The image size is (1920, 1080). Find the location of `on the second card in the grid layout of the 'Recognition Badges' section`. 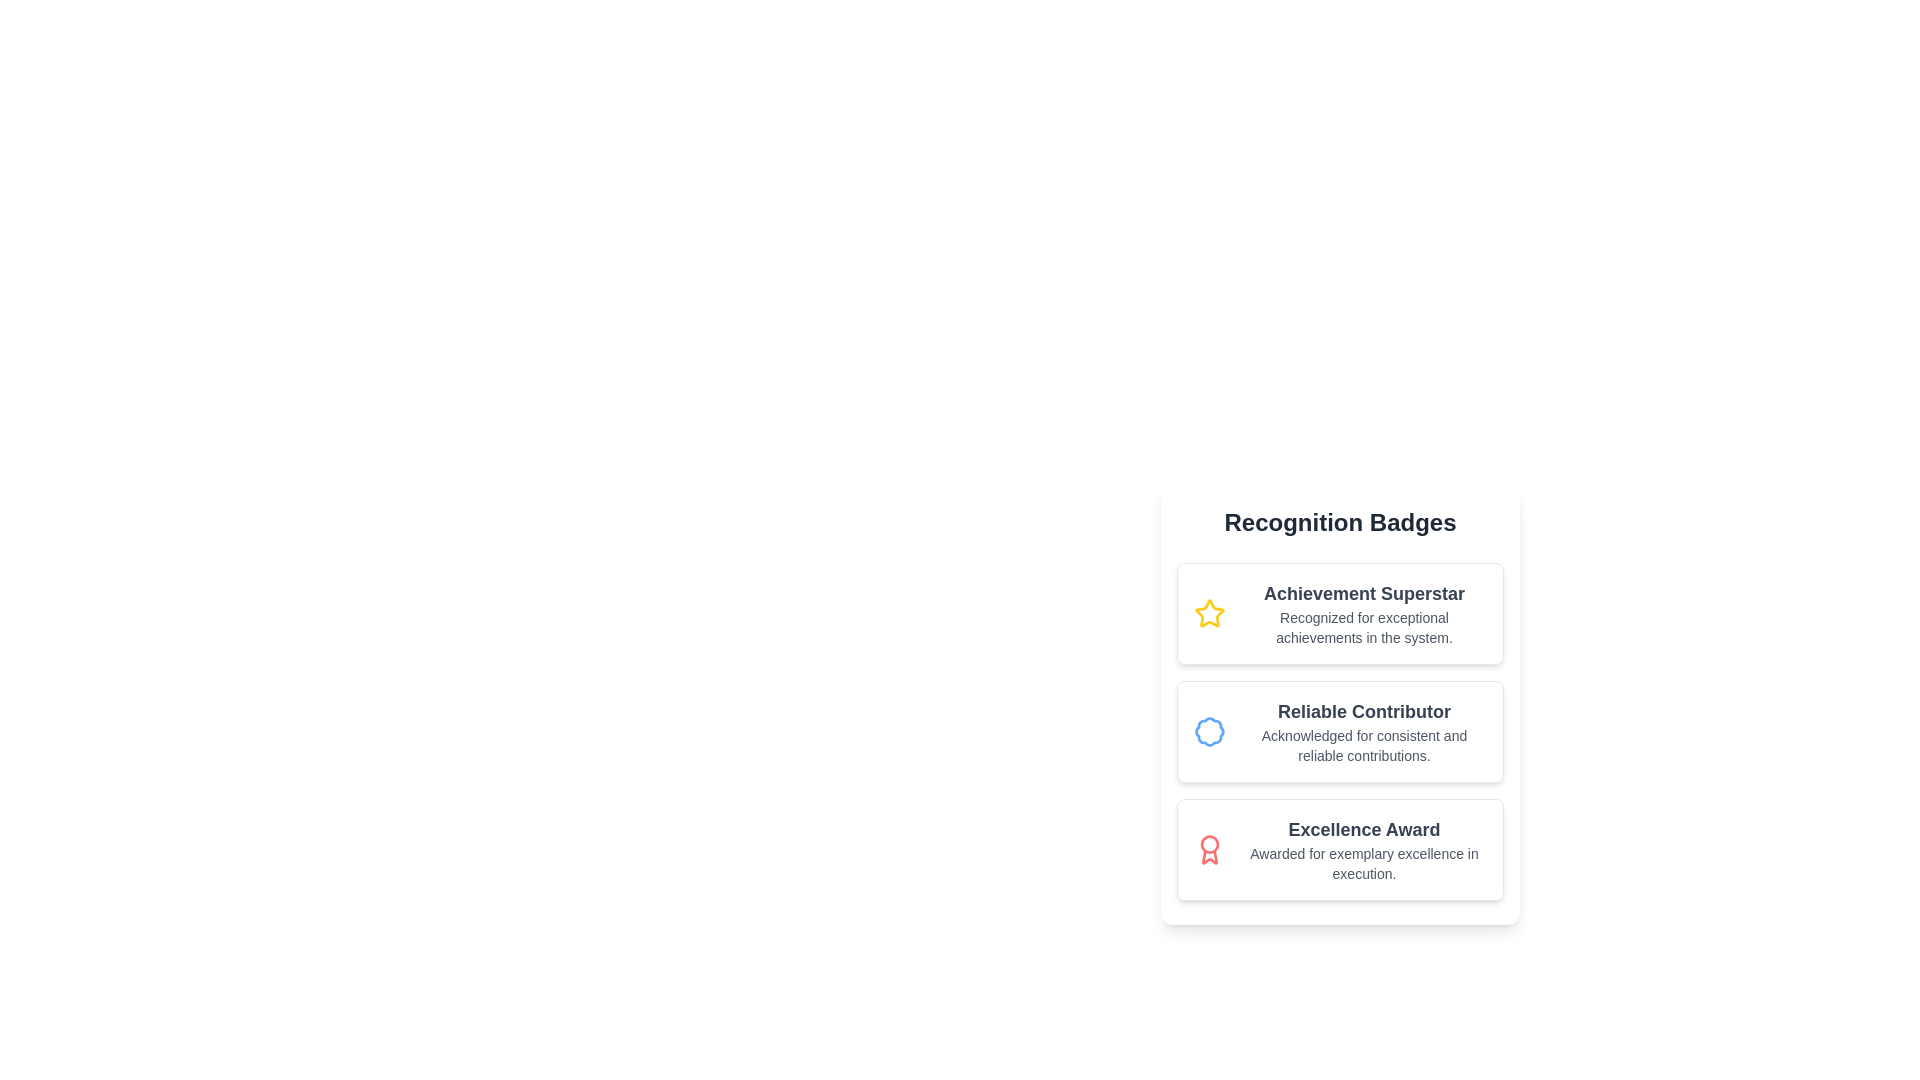

on the second card in the grid layout of the 'Recognition Badges' section is located at coordinates (1340, 732).